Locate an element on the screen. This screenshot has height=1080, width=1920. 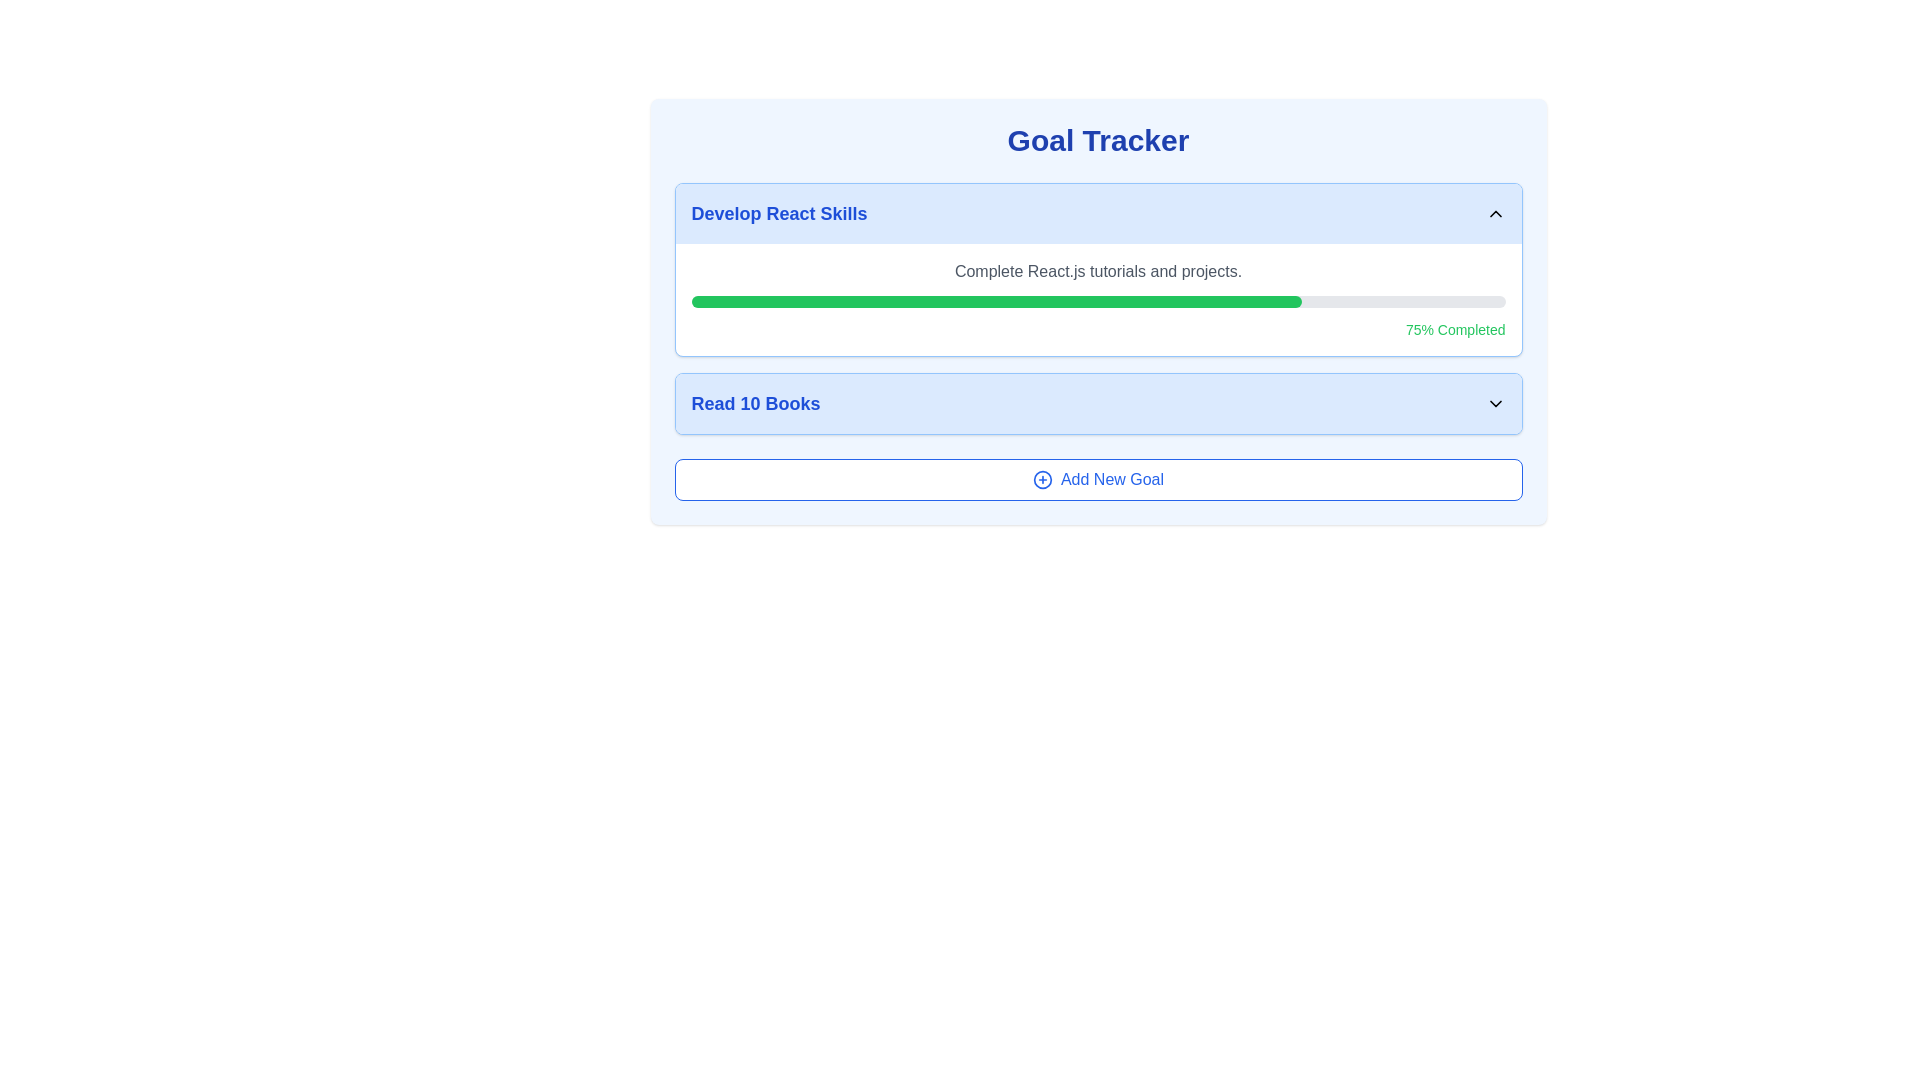
the label displaying 'Complete React.js tutorials and projects.' in gray font, located in the 'Develop React Skills' section of the 'Goal Tracker' interface is located at coordinates (1097, 272).